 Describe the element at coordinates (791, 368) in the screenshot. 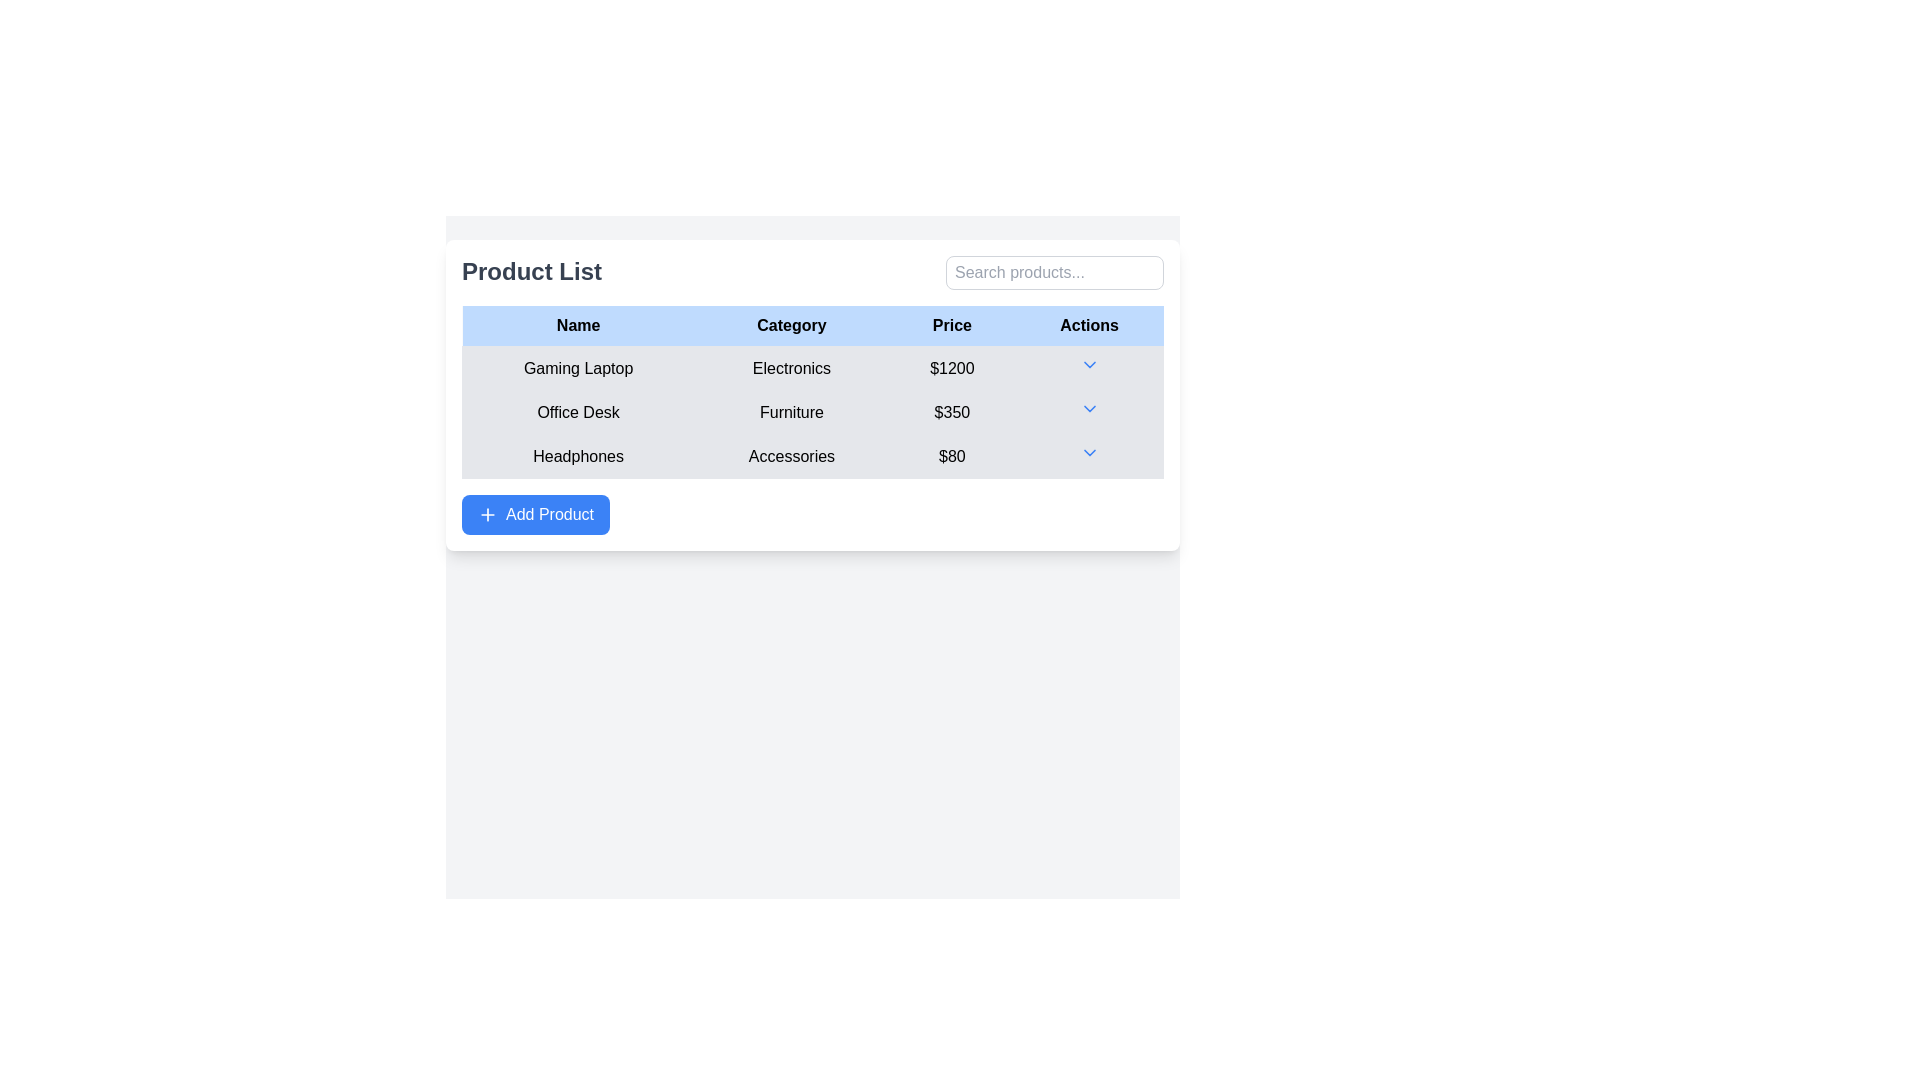

I see `text label in the second cell of the 'Category' column that identifies the product 'Gaming Laptop' as belonging to the 'Electronics' category` at that location.